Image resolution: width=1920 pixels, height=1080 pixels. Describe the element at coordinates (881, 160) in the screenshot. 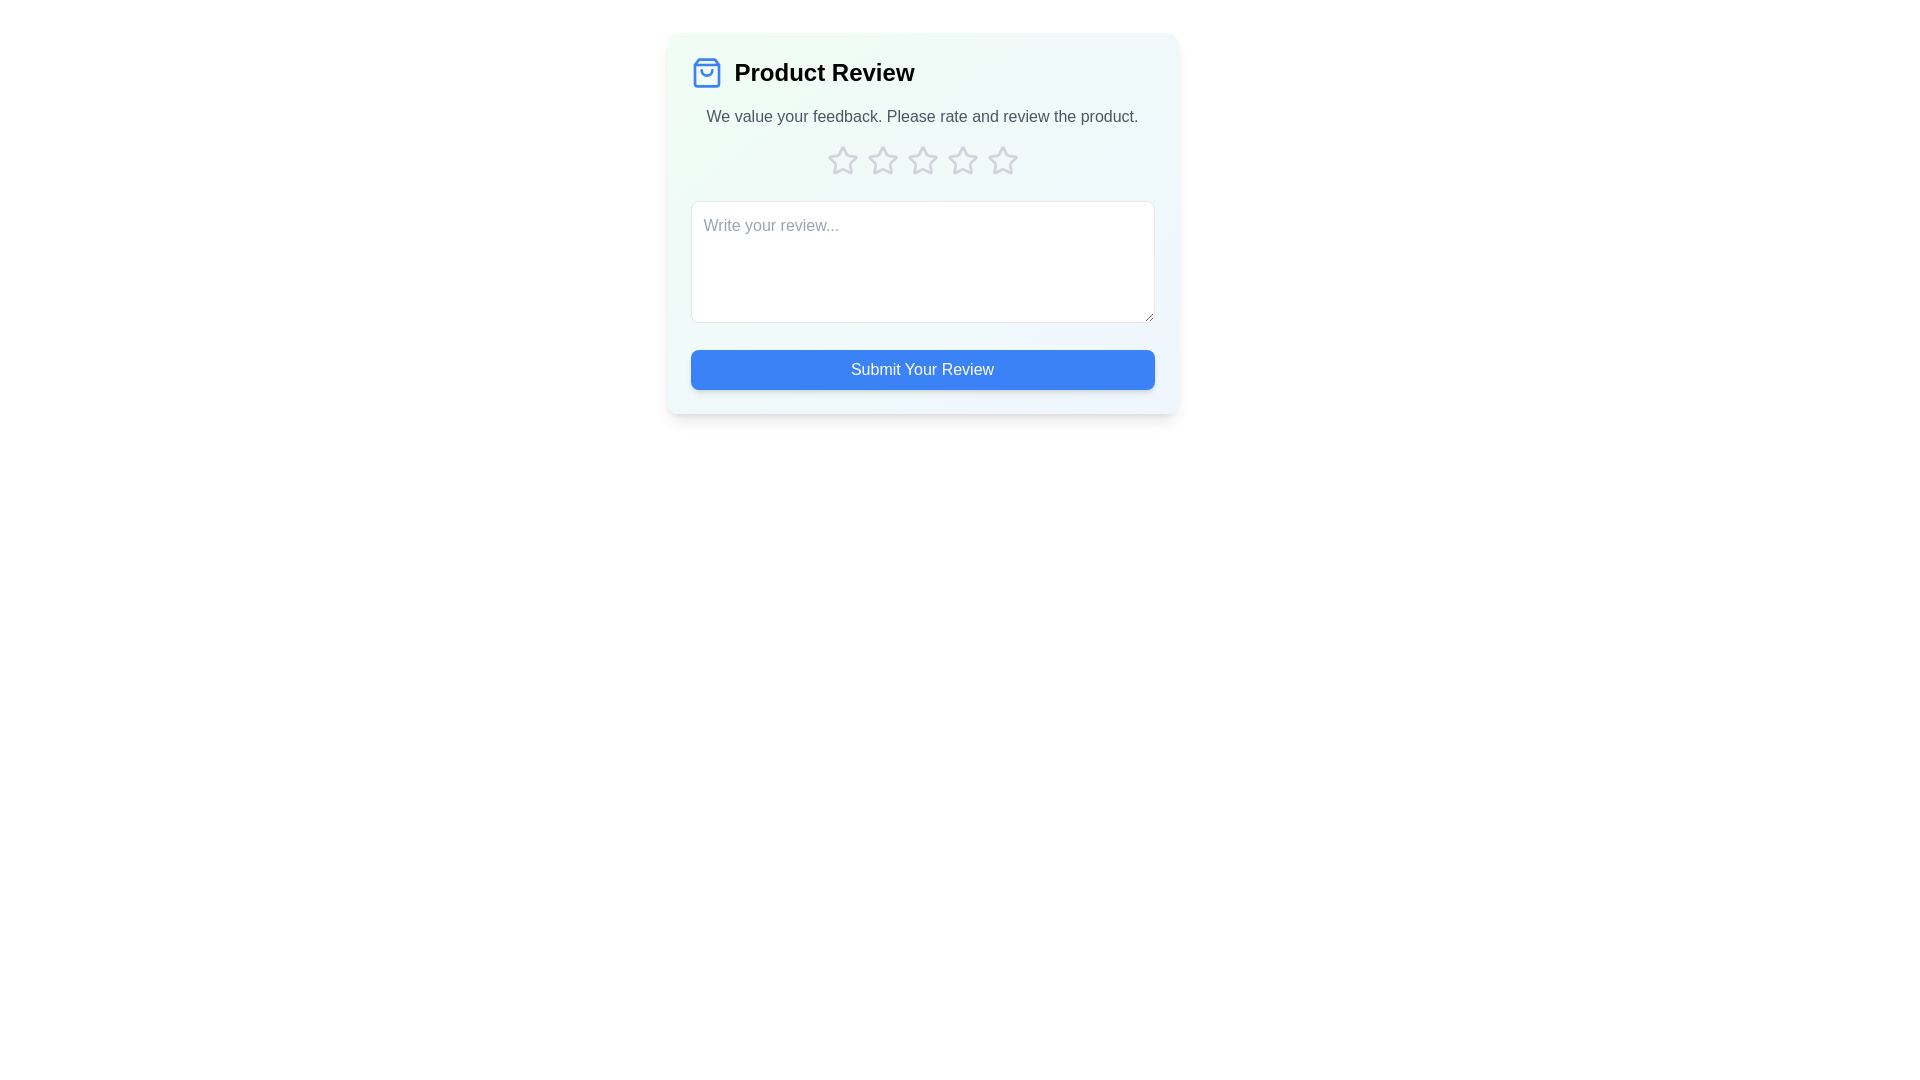

I see `the third star icon in the rating system` at that location.